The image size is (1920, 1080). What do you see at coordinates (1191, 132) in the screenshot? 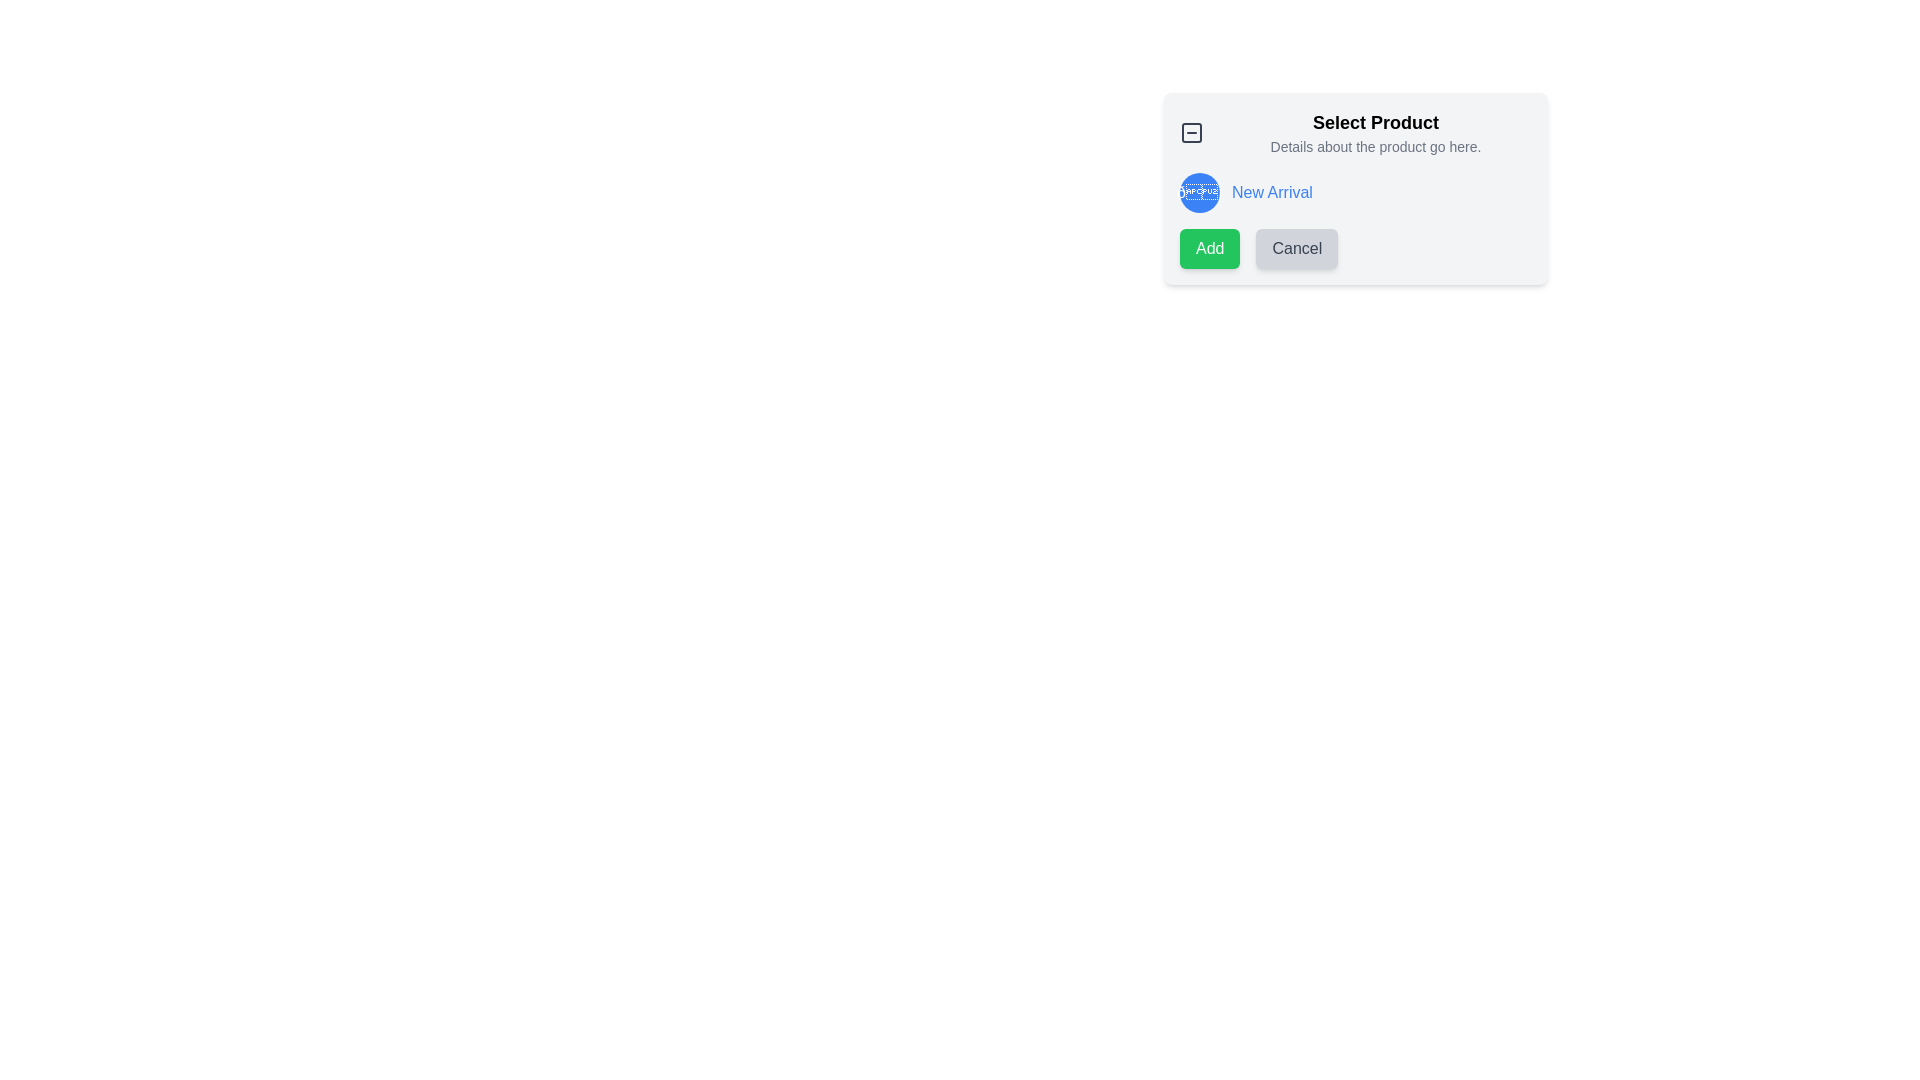
I see `the decorative icon located in the top-left corner of the 'Select Product' interface, which symbolizes a function related to removing or clearing` at bounding box center [1191, 132].